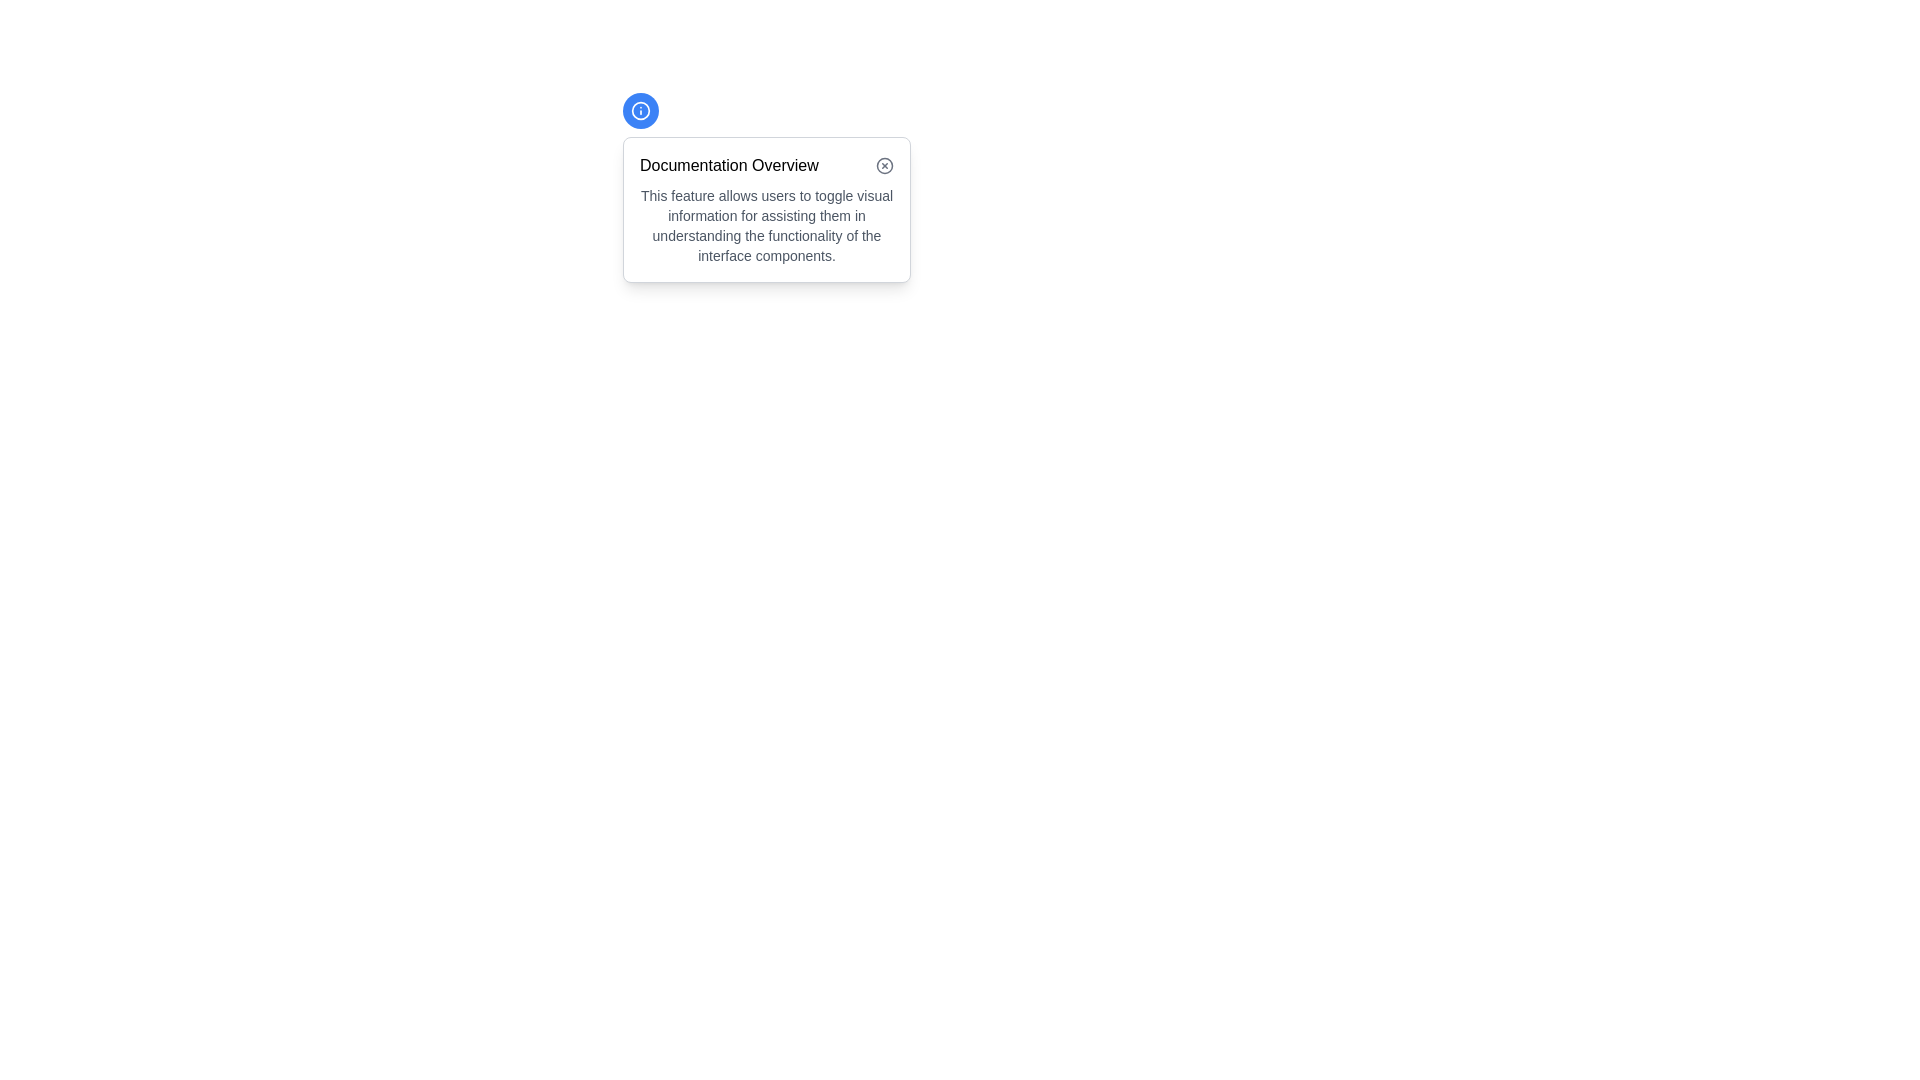  What do you see at coordinates (641, 111) in the screenshot?
I see `the blue circular Interactive Icon with a white outline featuring an information symbol, located at the upper left corner of the 'Documentation Overview' card to interact` at bounding box center [641, 111].